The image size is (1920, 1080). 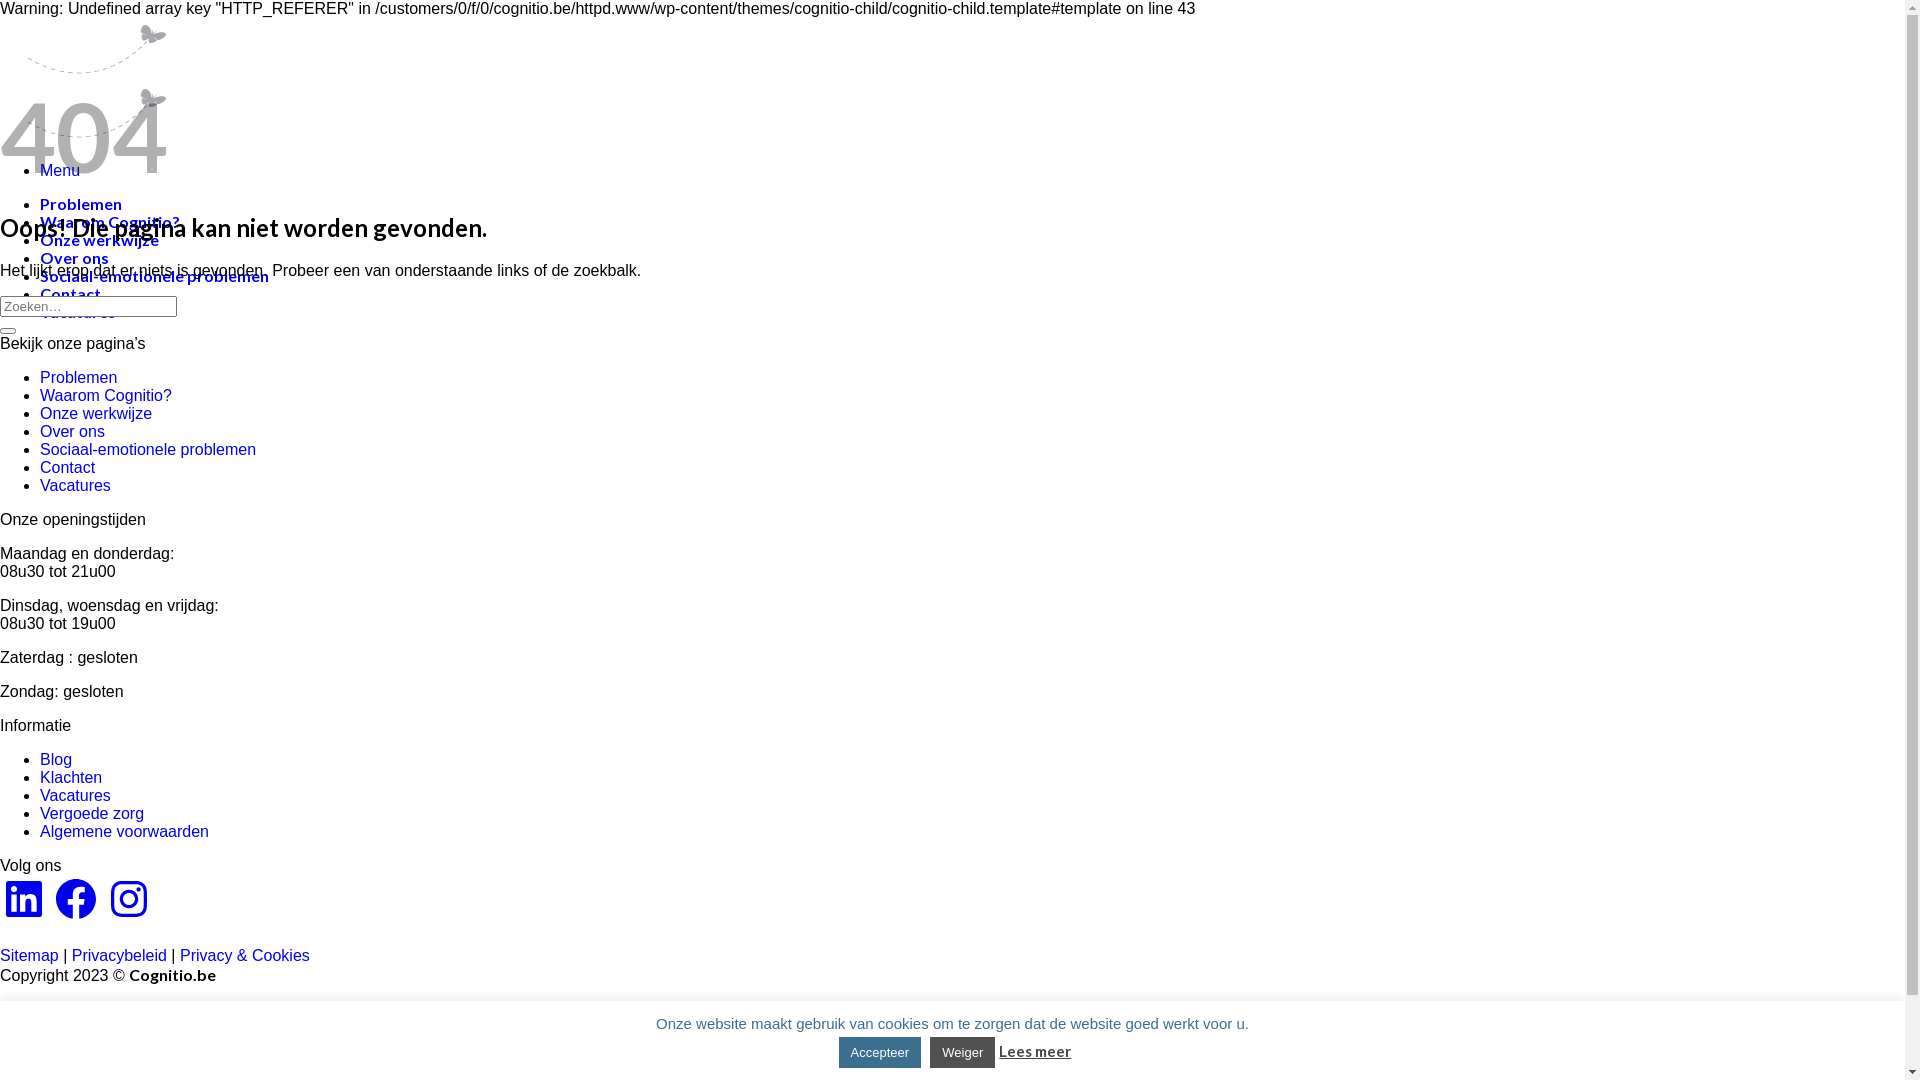 I want to click on 'Facebook', so click(x=76, y=897).